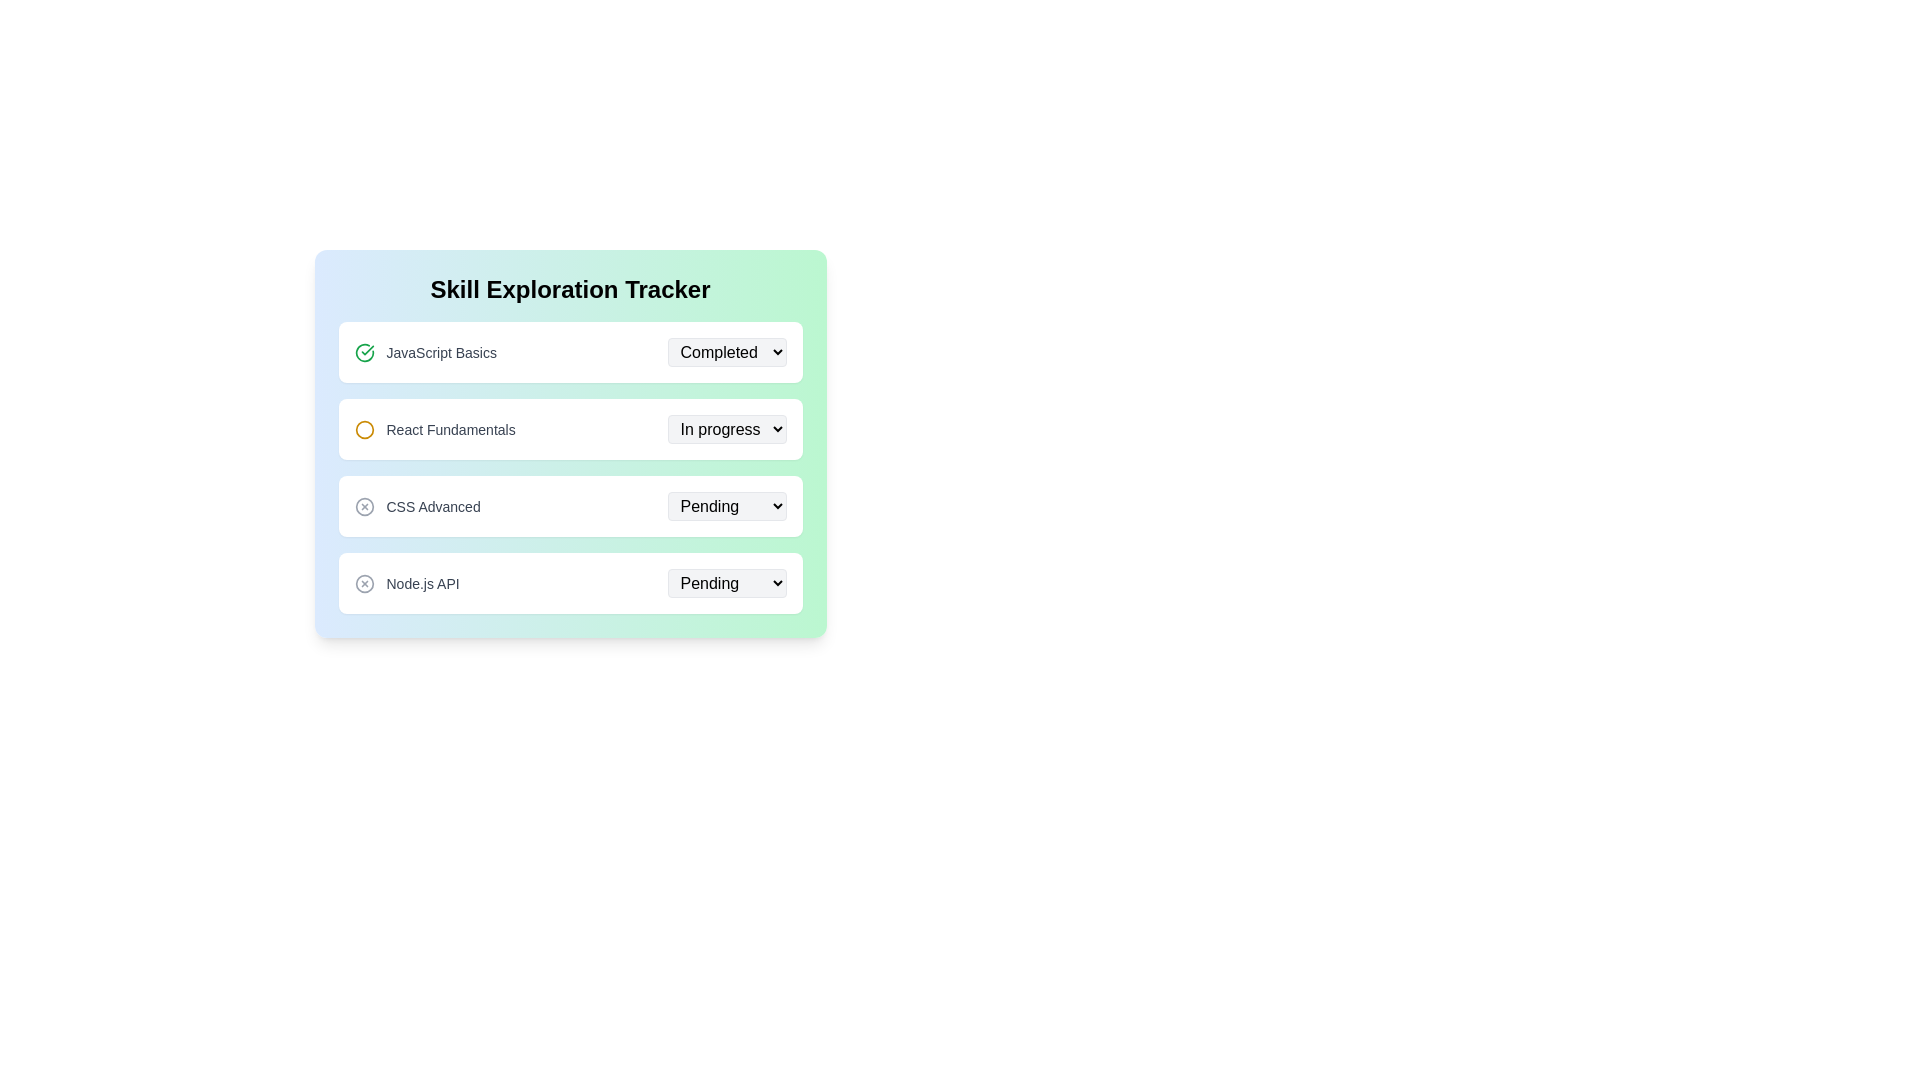  Describe the element at coordinates (364, 351) in the screenshot. I see `the decorative SVG vector graphic component associated with 'JavaScript Basics' skill, located in the center of the first row of skills` at that location.